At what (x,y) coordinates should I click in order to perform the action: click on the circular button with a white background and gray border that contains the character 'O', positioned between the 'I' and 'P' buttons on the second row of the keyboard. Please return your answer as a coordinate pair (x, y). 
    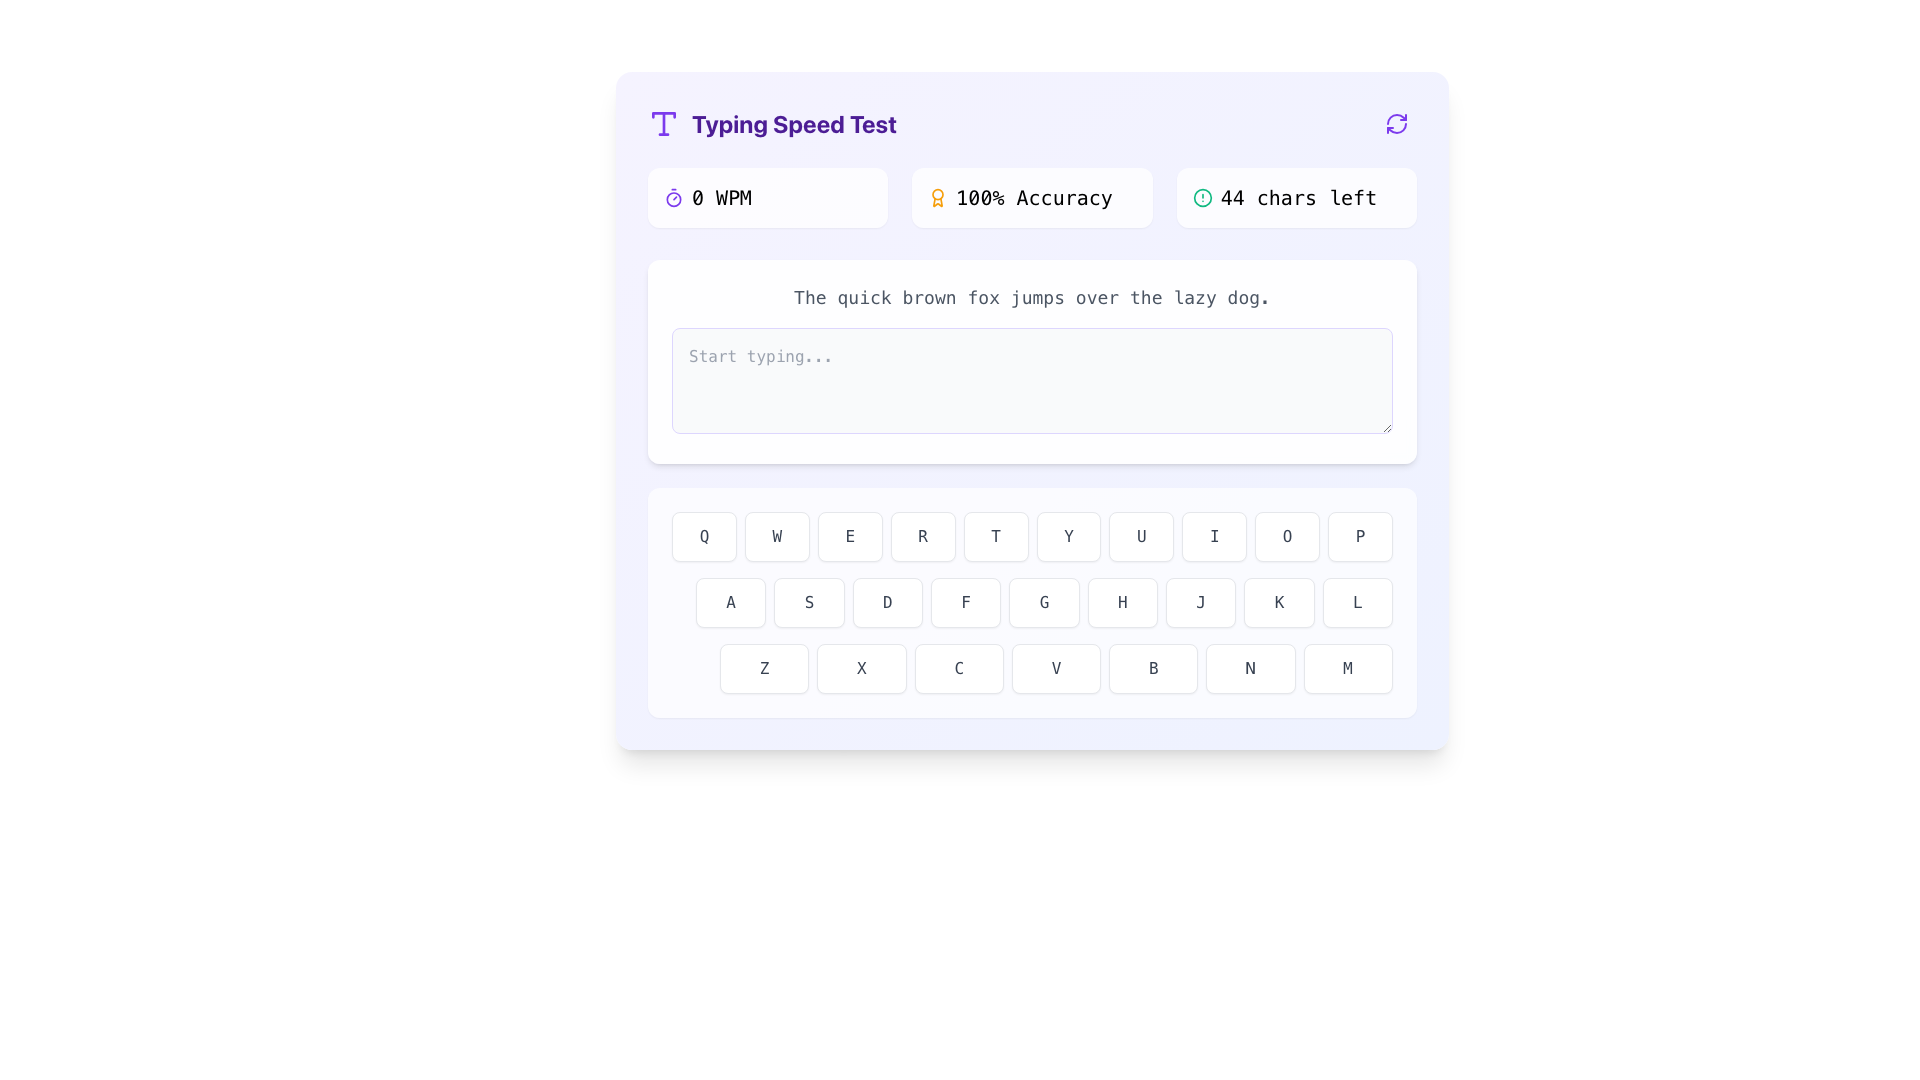
    Looking at the image, I should click on (1287, 535).